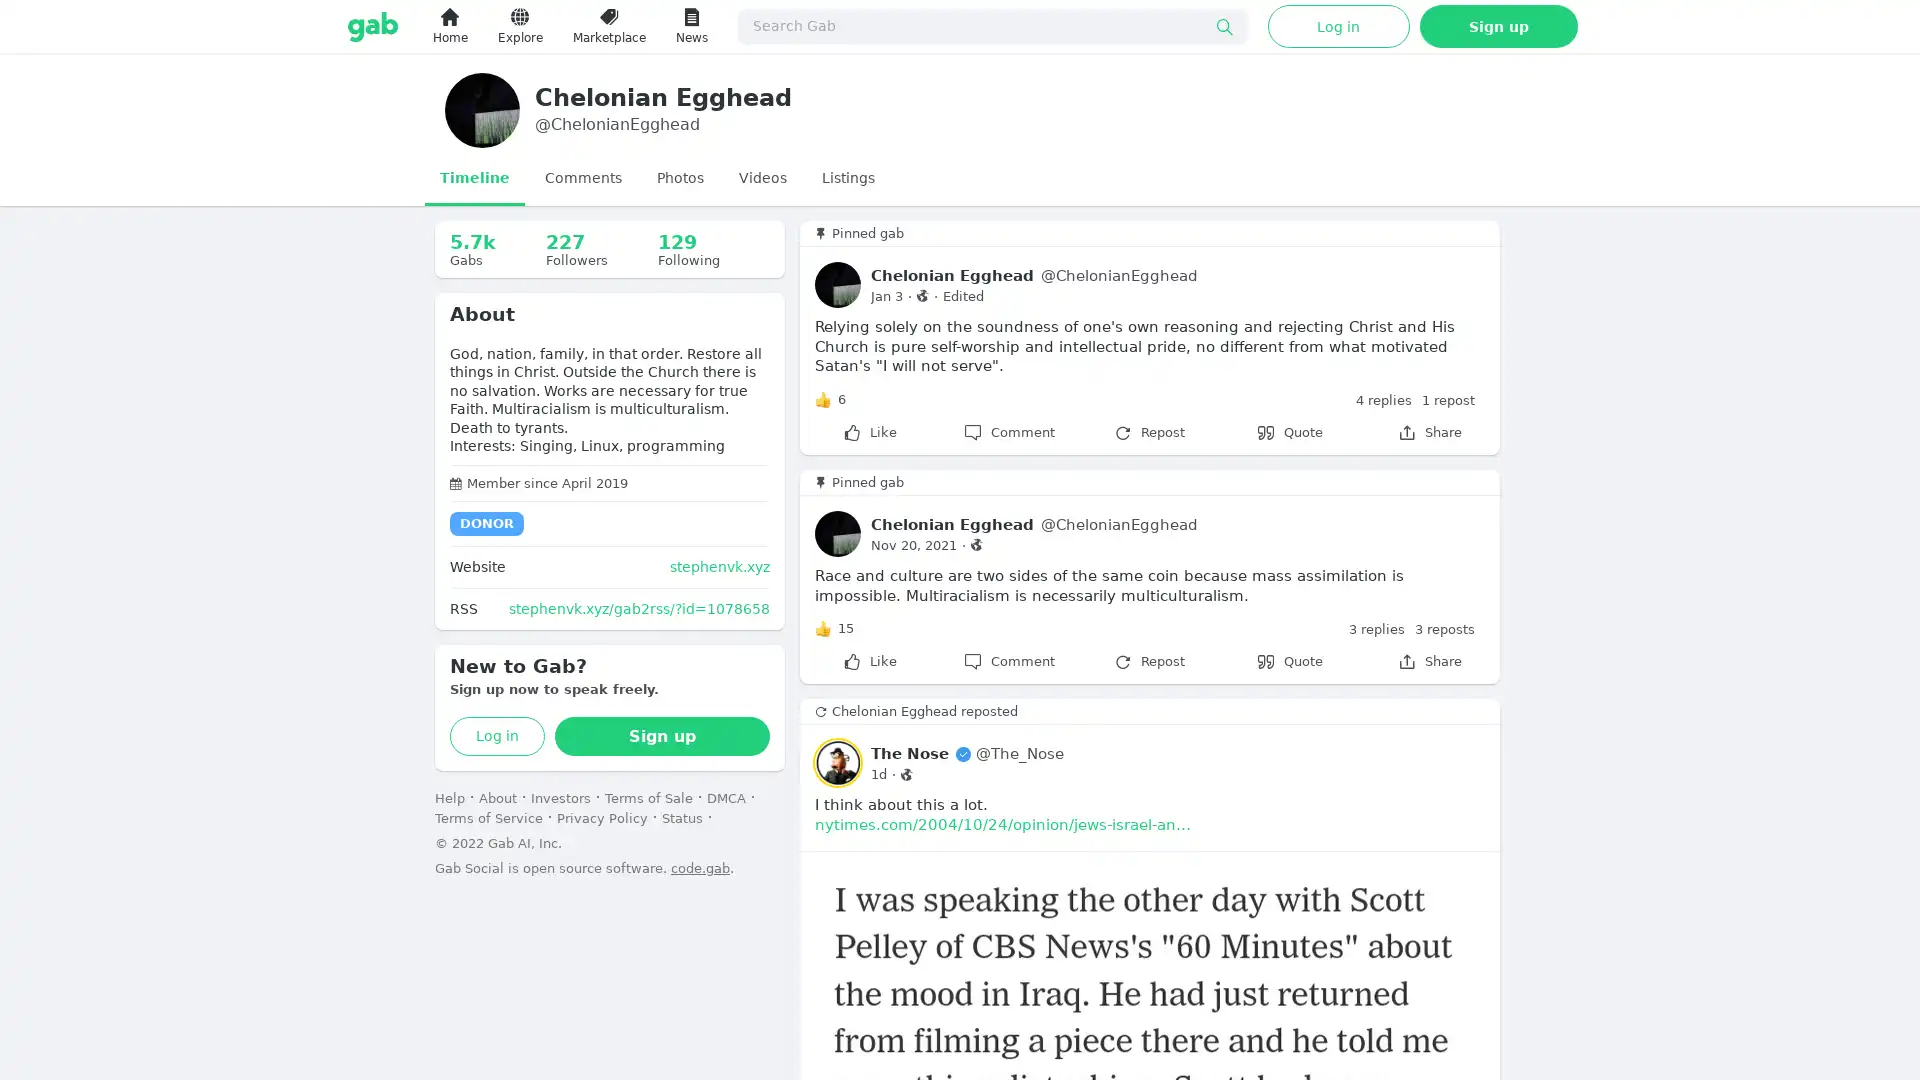 This screenshot has height=1080, width=1920. What do you see at coordinates (834, 627) in the screenshot?
I see `Like 15` at bounding box center [834, 627].